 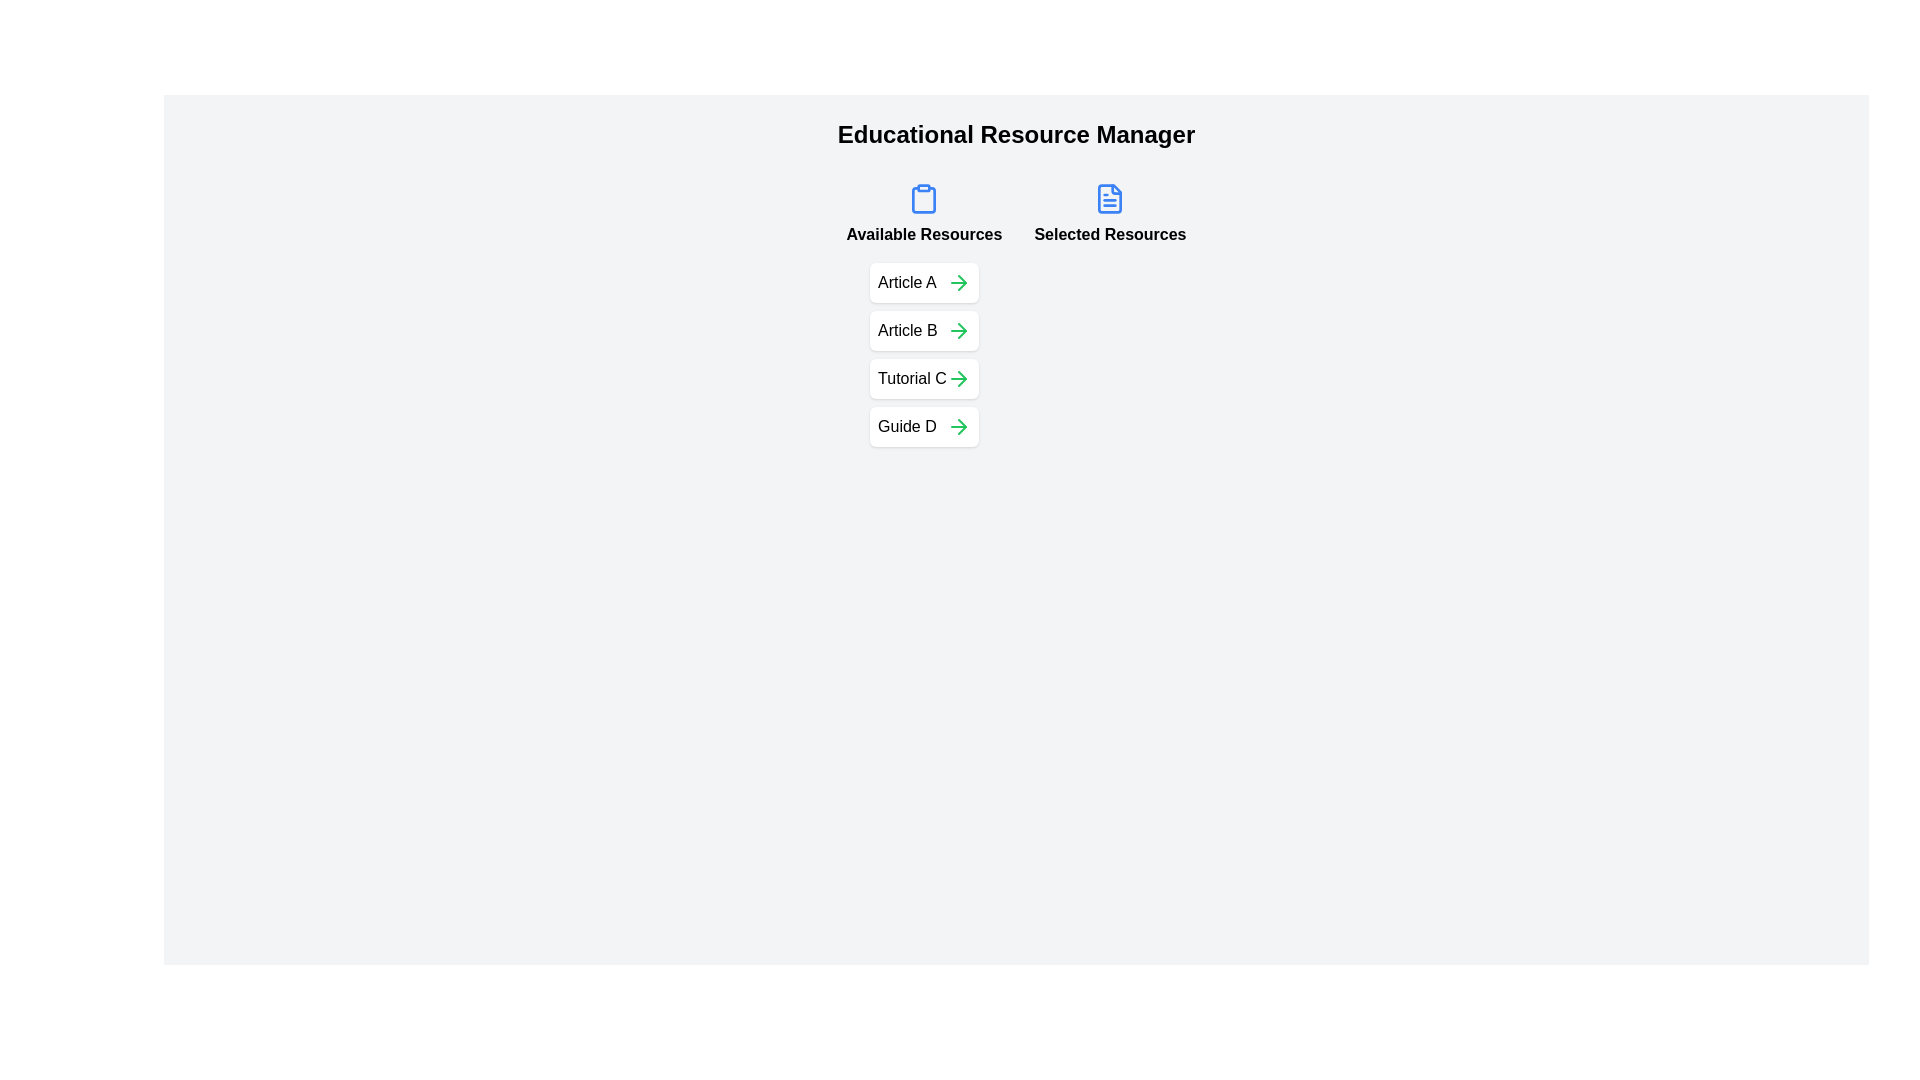 What do you see at coordinates (957, 282) in the screenshot?
I see `the button to move the resource Article A from 'Available Resources' to 'Selected Resources'` at bounding box center [957, 282].